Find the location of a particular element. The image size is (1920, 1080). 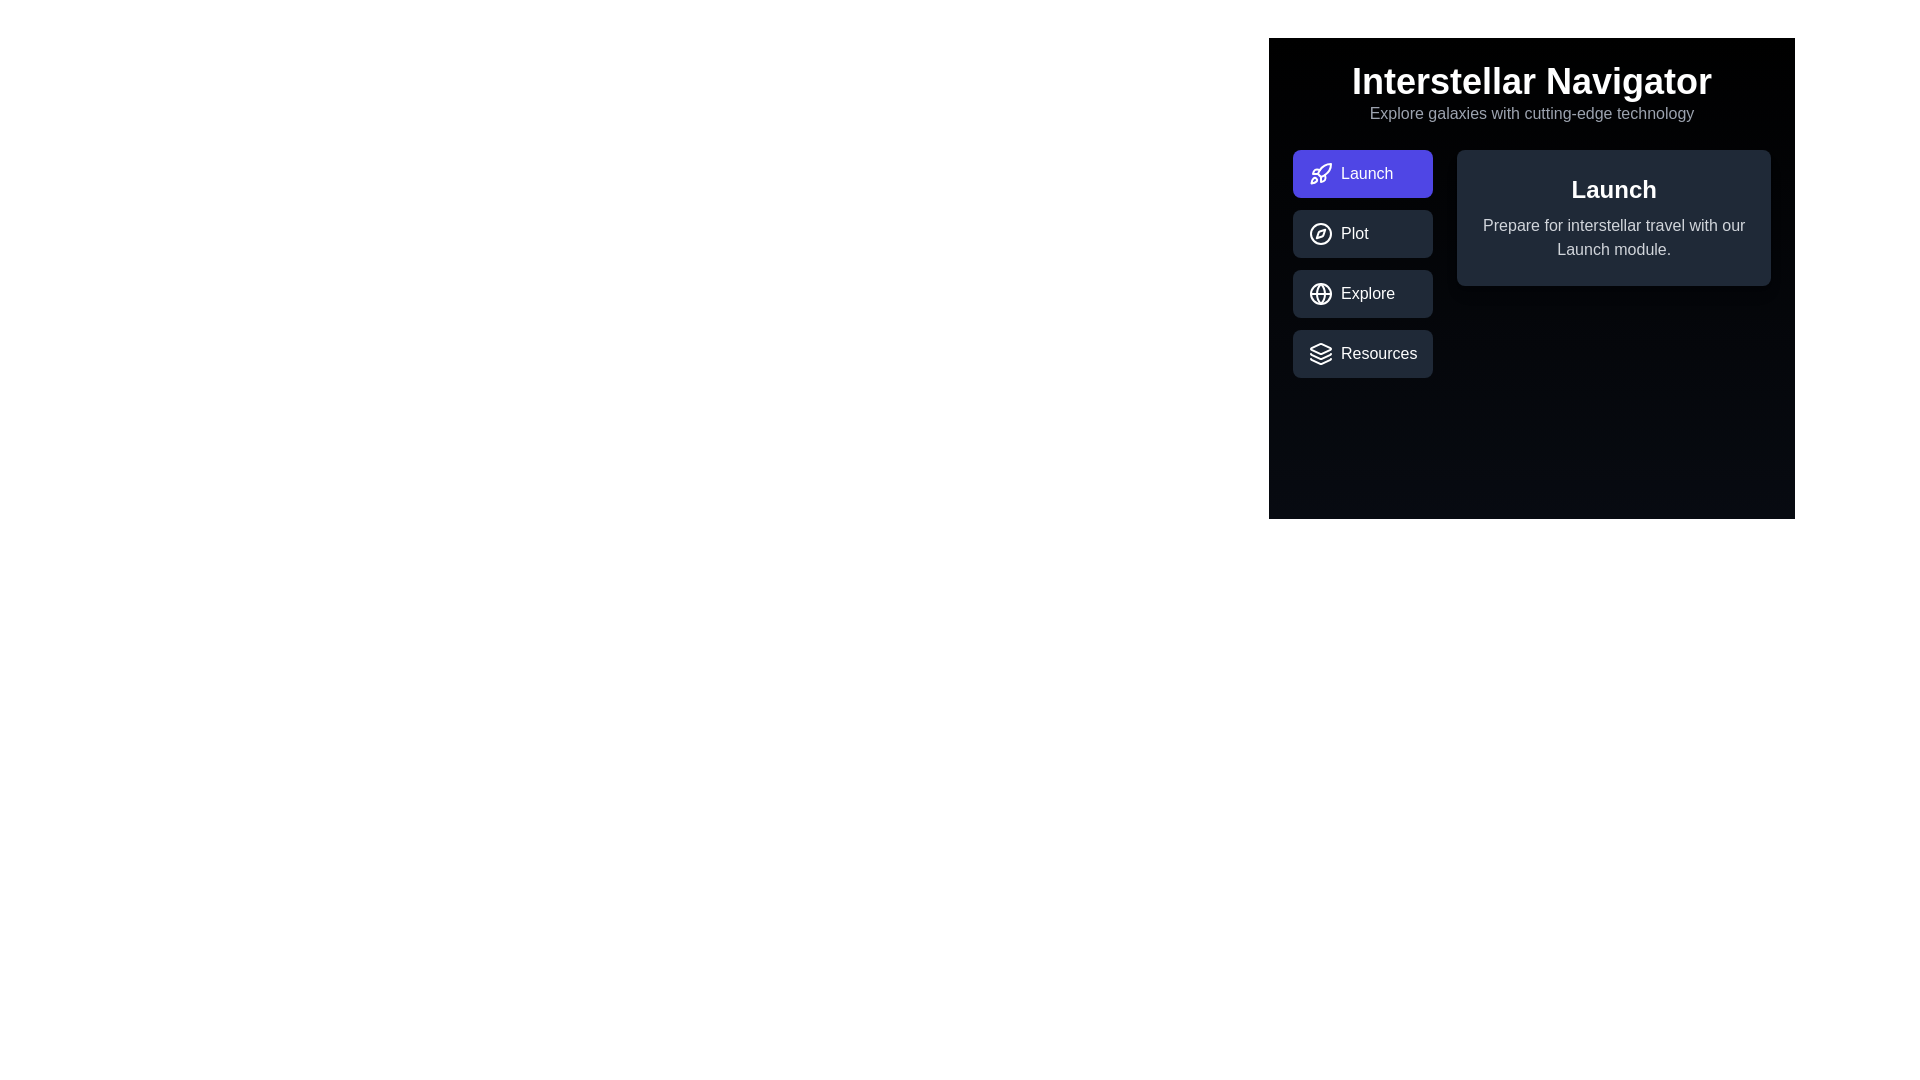

the icon within the tab labeled Plot is located at coordinates (1320, 233).